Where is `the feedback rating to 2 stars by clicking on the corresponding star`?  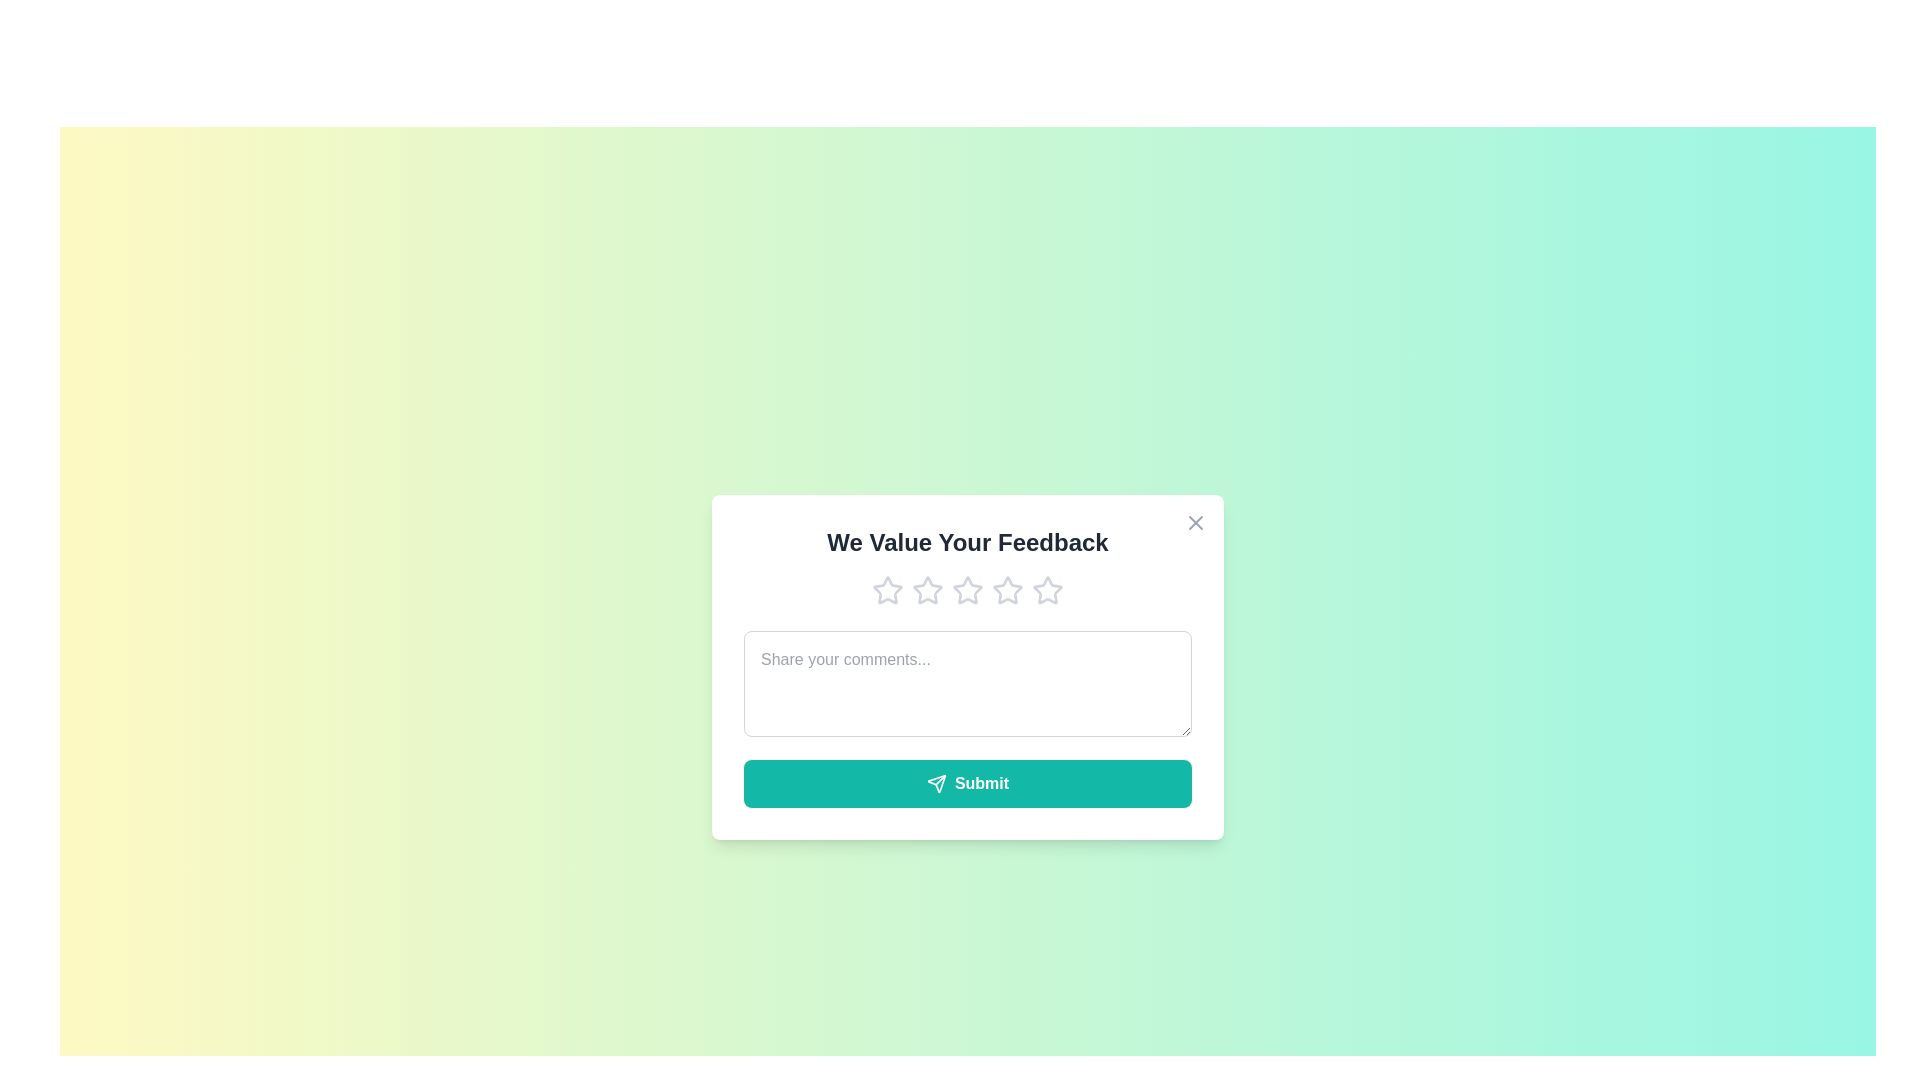
the feedback rating to 2 stars by clicking on the corresponding star is located at coordinates (926, 589).